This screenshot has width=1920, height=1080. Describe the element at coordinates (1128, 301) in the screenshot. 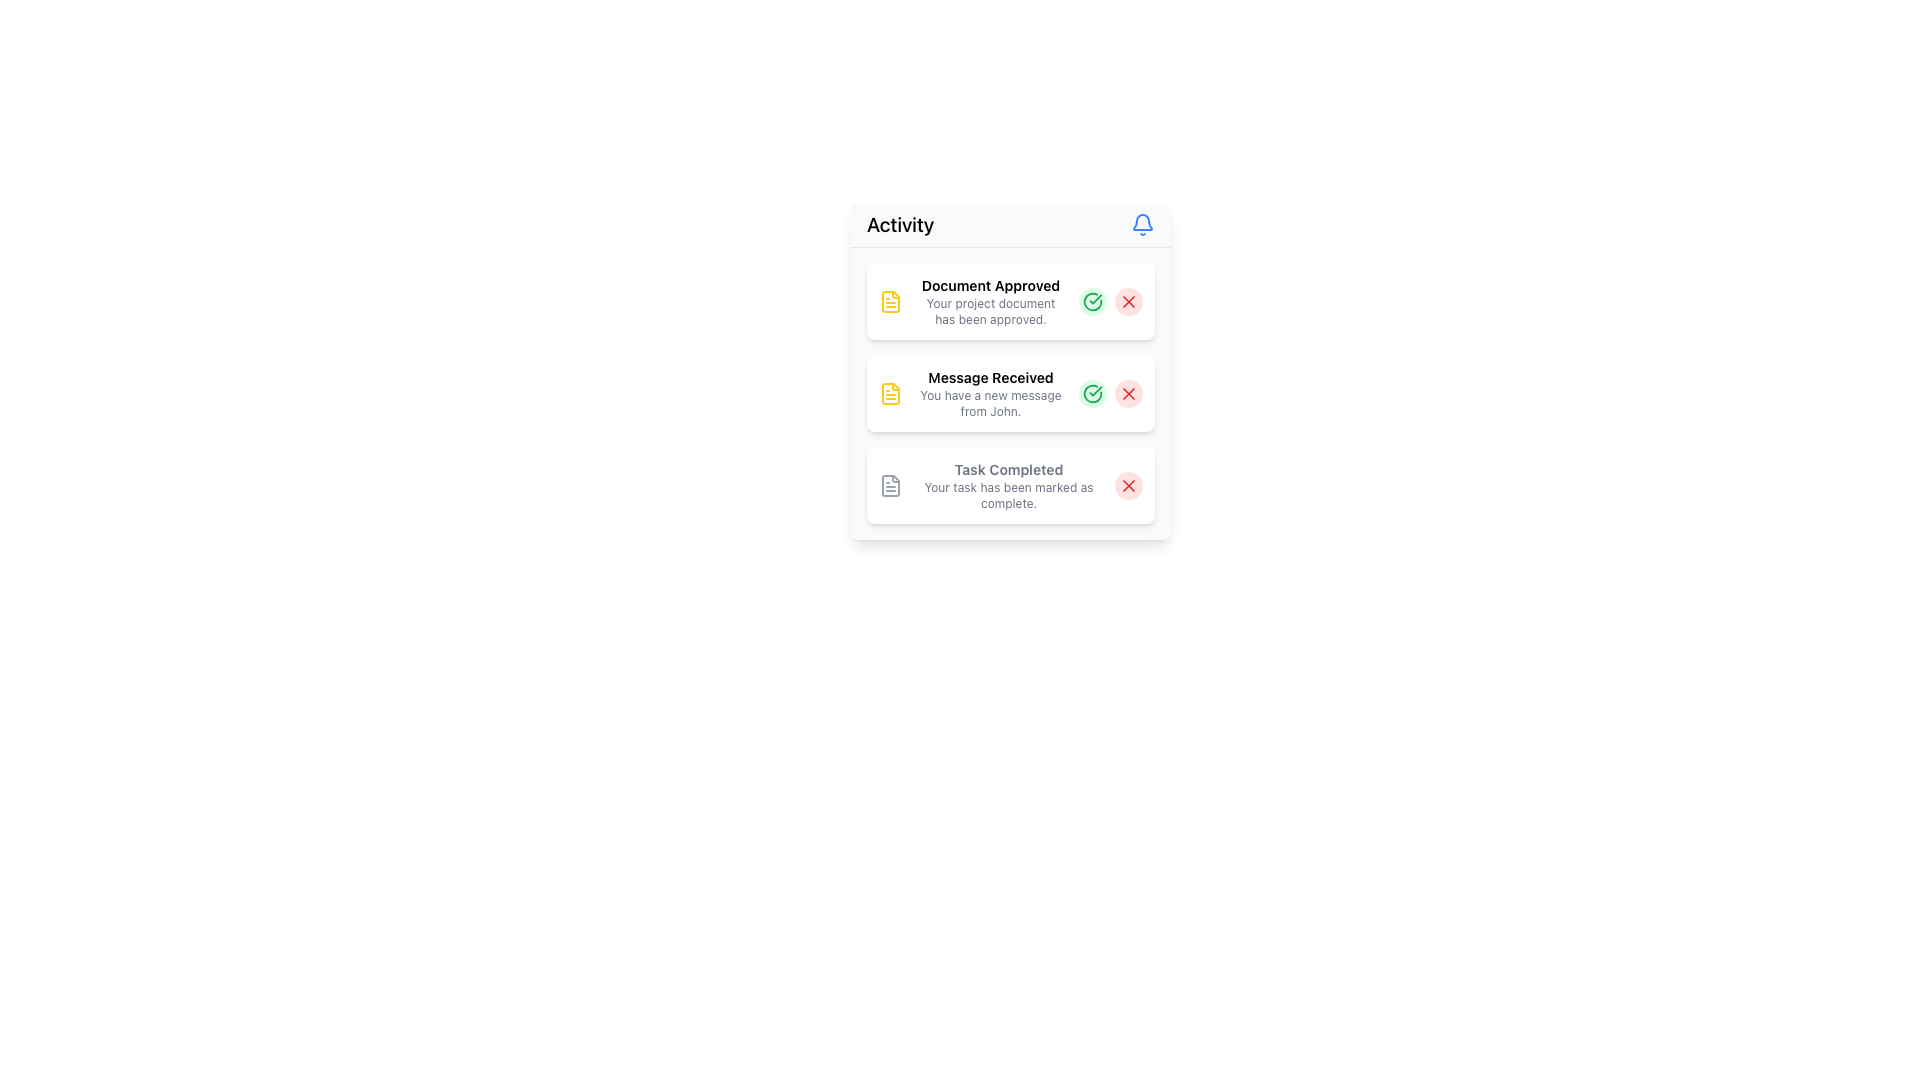

I see `the red 'X' icon in the topmost notification card under the 'Activity' section` at that location.